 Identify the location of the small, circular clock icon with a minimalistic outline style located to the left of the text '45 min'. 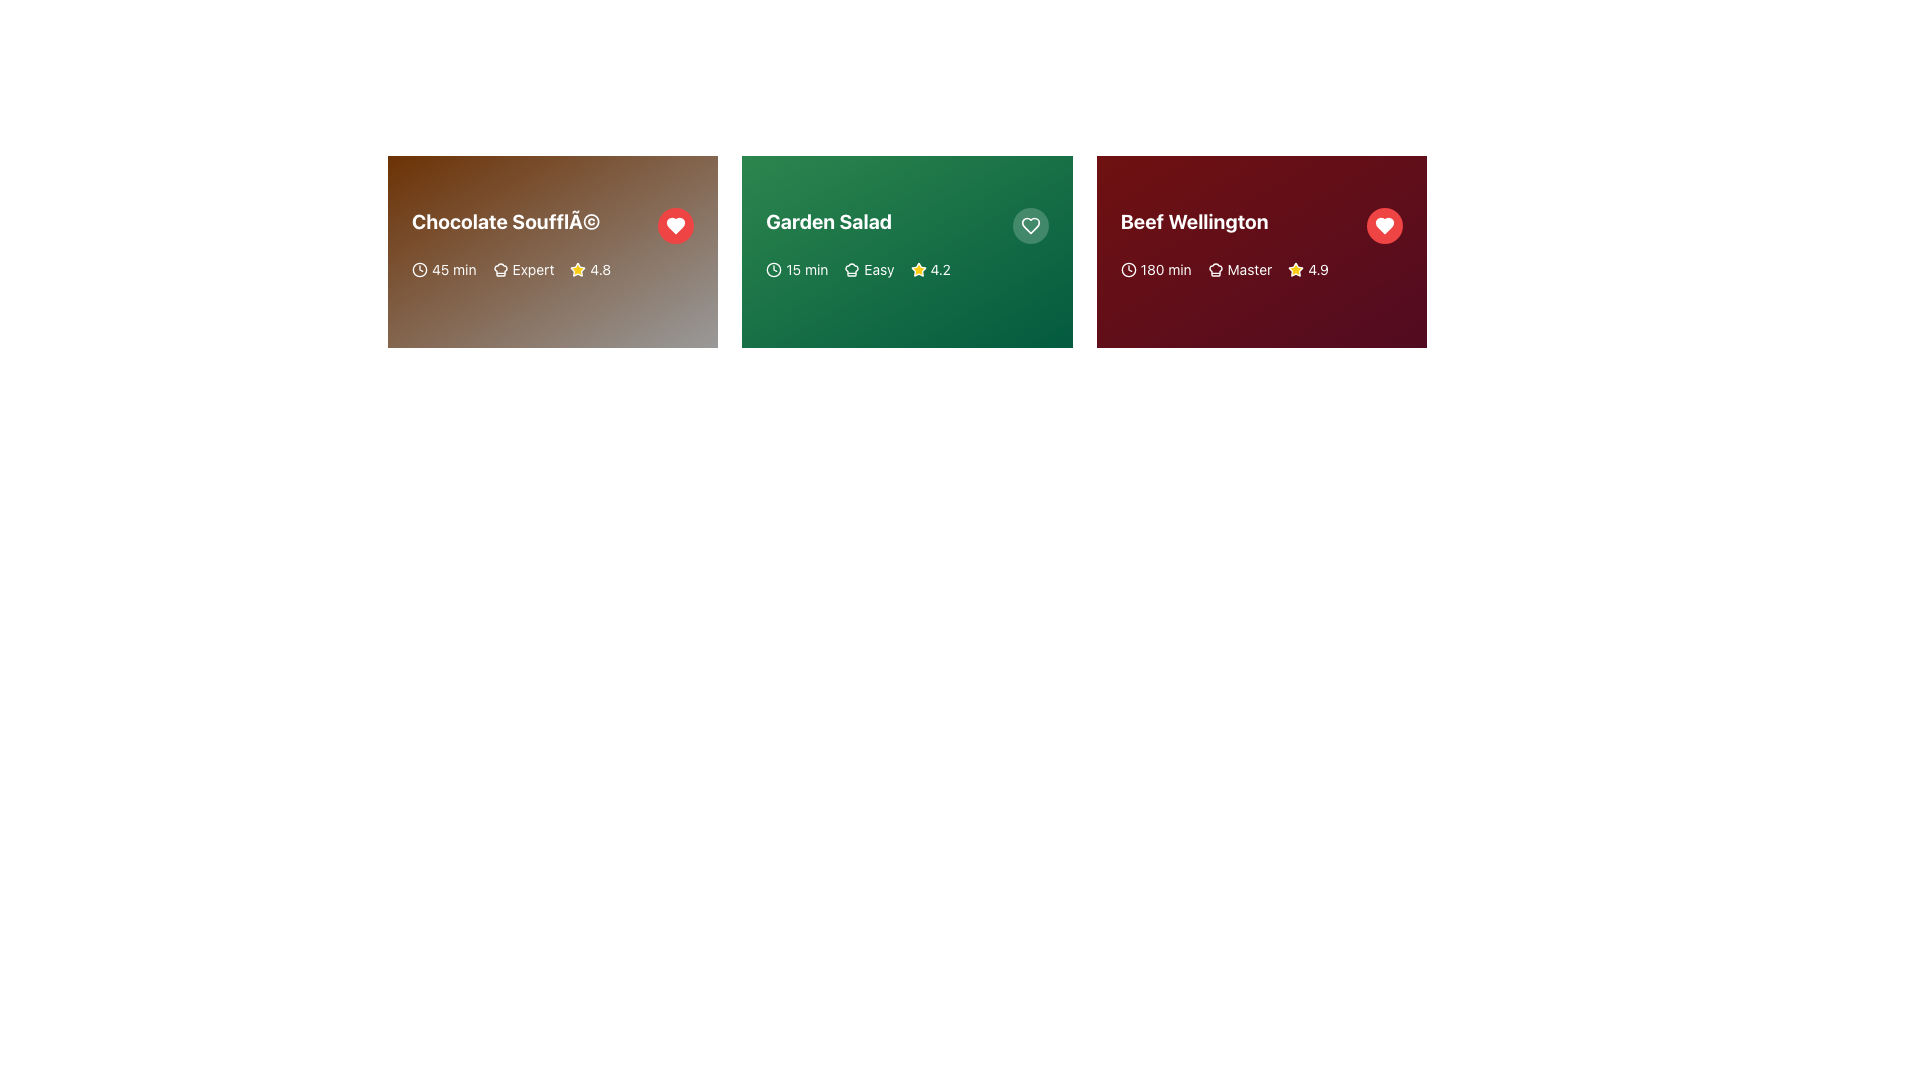
(419, 270).